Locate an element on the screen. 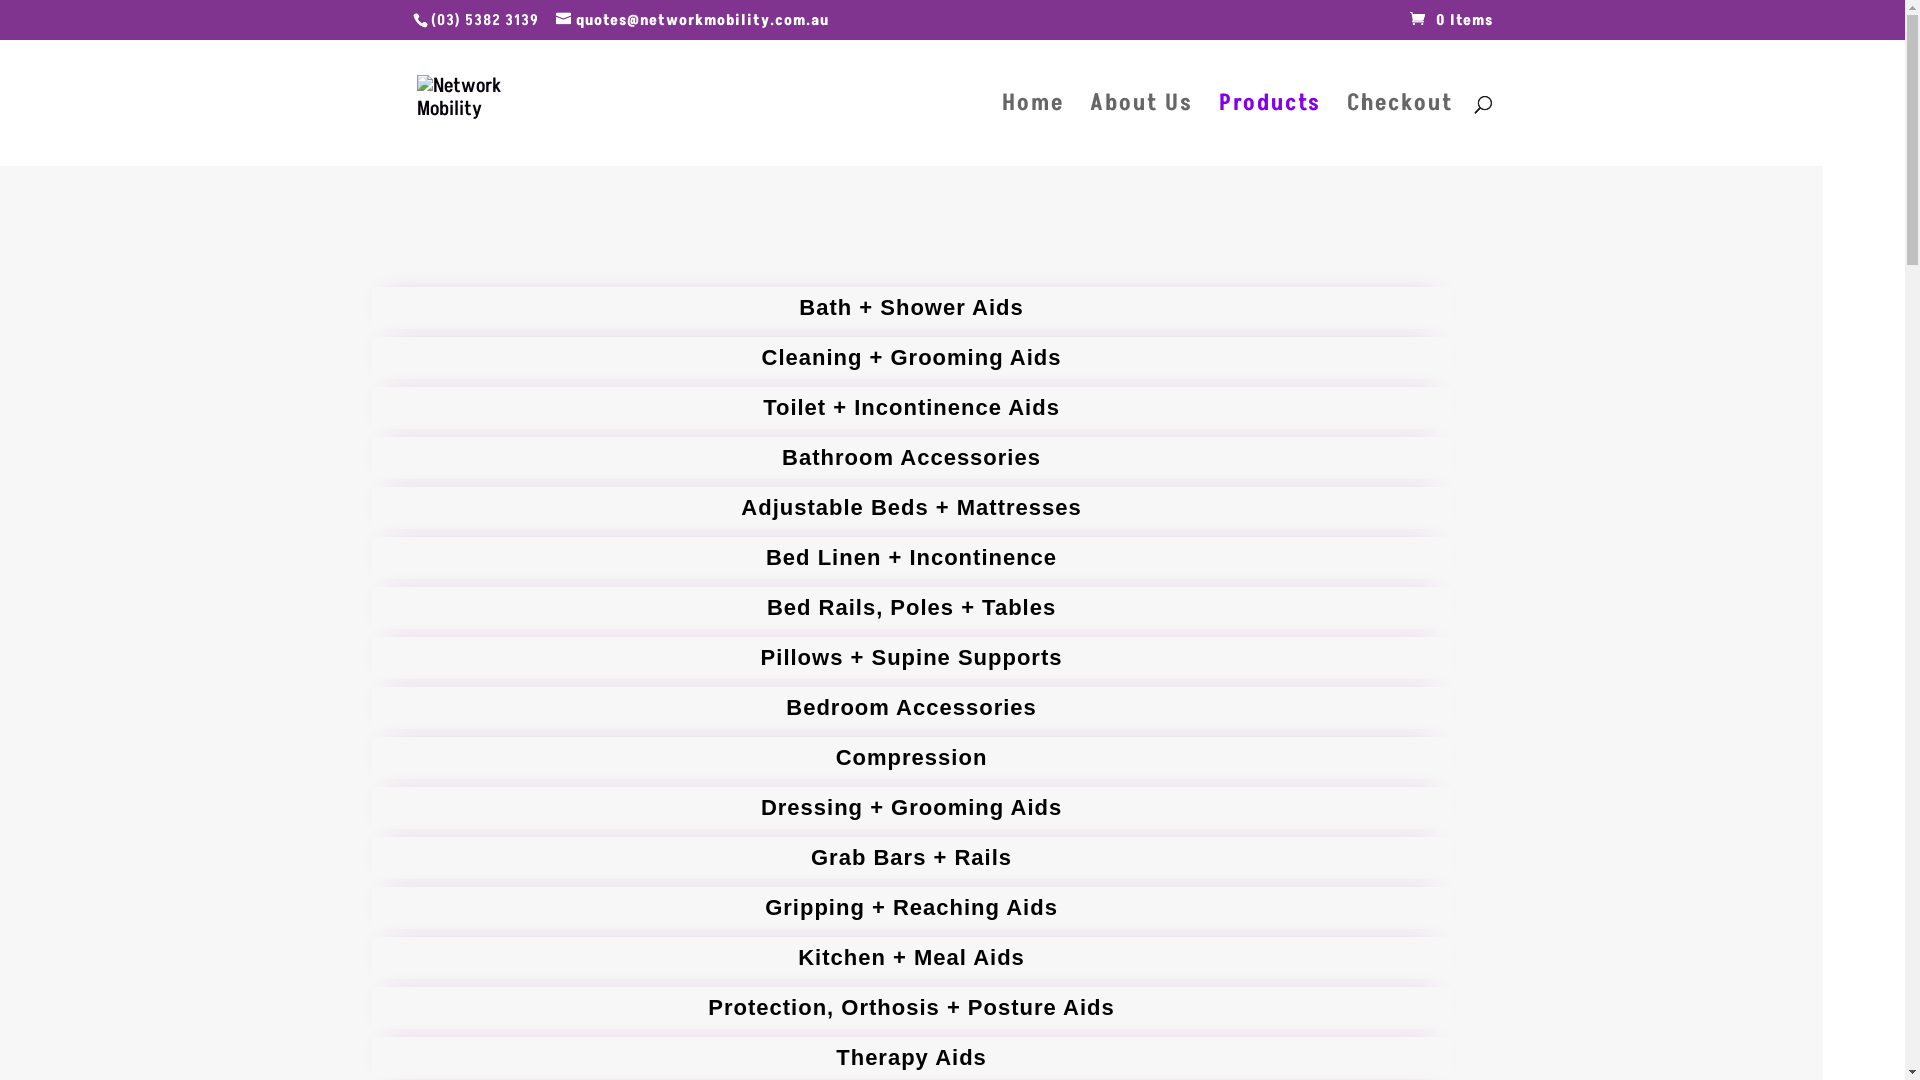 This screenshot has height=1080, width=1920. 'Grab Bars + Rails' is located at coordinates (911, 856).